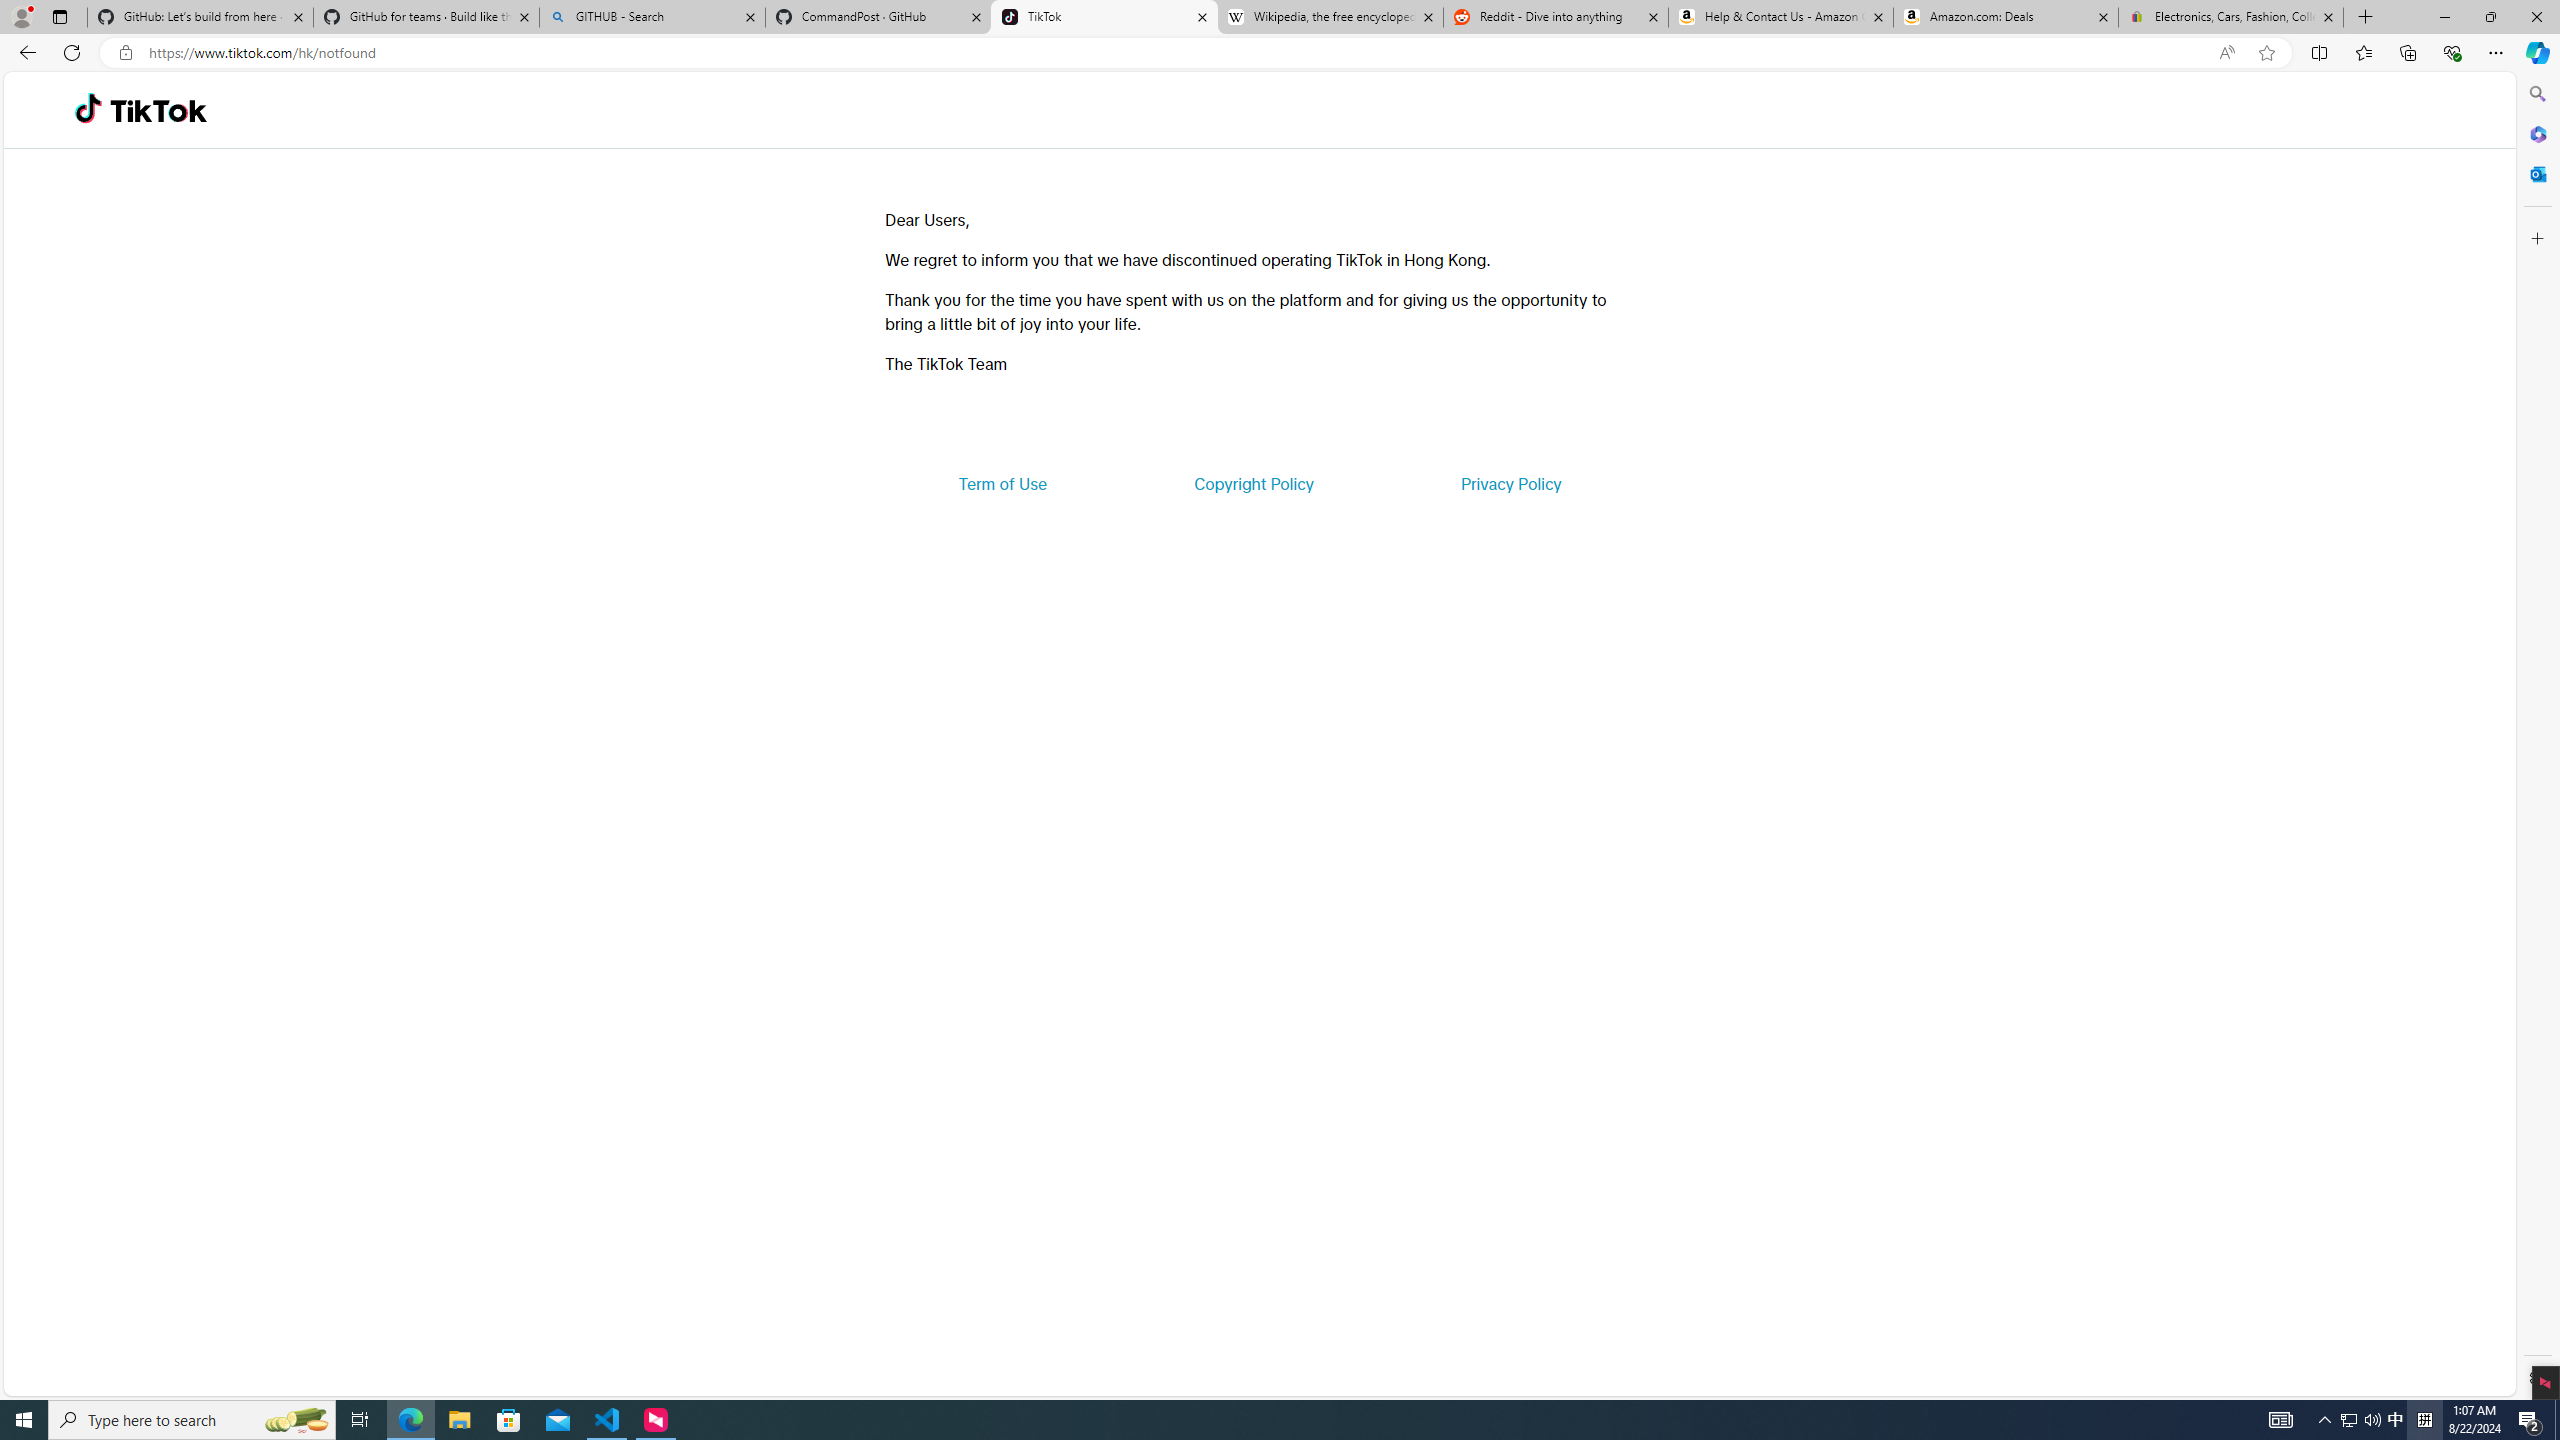  I want to click on 'GITHUB - Search', so click(651, 16).